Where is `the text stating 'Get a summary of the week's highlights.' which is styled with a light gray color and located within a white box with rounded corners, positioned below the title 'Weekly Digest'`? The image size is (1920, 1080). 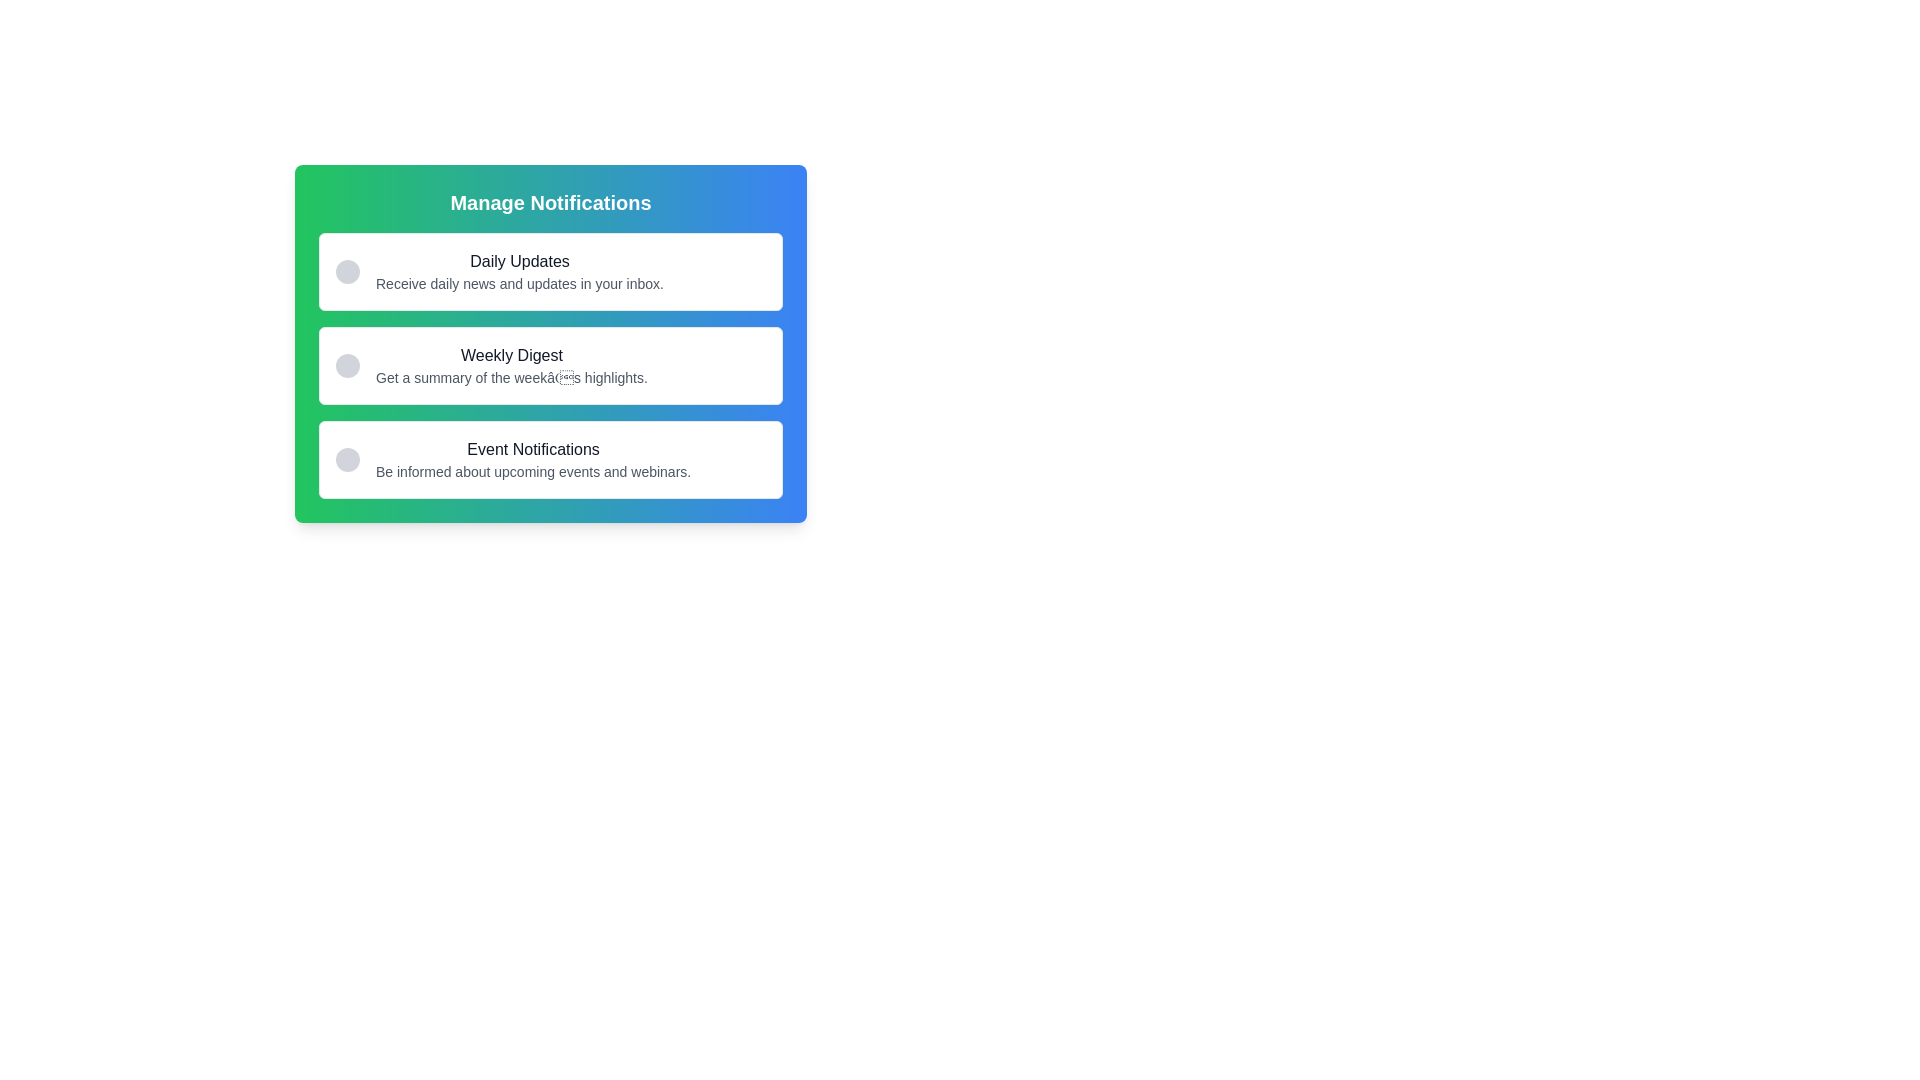
the text stating 'Get a summary of the week's highlights.' which is styled with a light gray color and located within a white box with rounded corners, positioned below the title 'Weekly Digest' is located at coordinates (511, 378).